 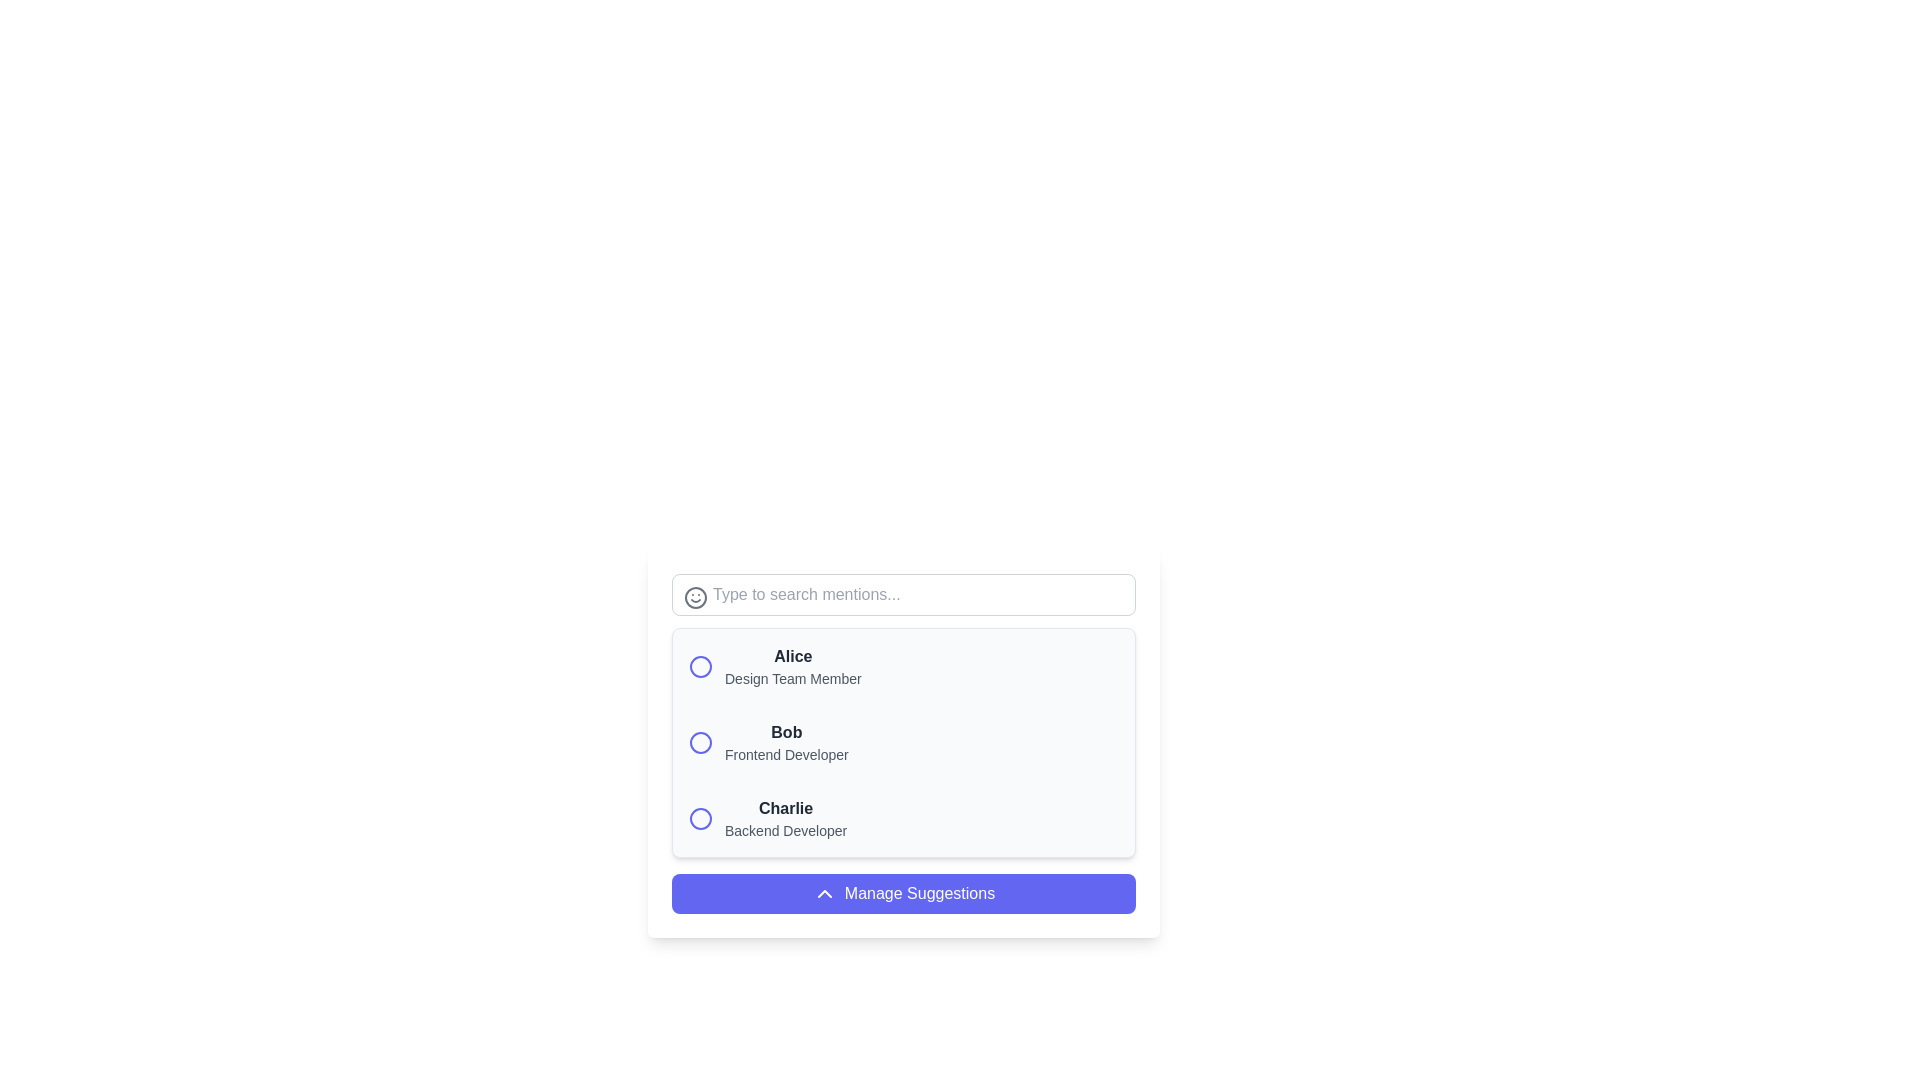 I want to click on the text label displaying the name and role of the individual in the third selectable option of the list, located beneath 'Bob Frontend Developer', so click(x=785, y=818).